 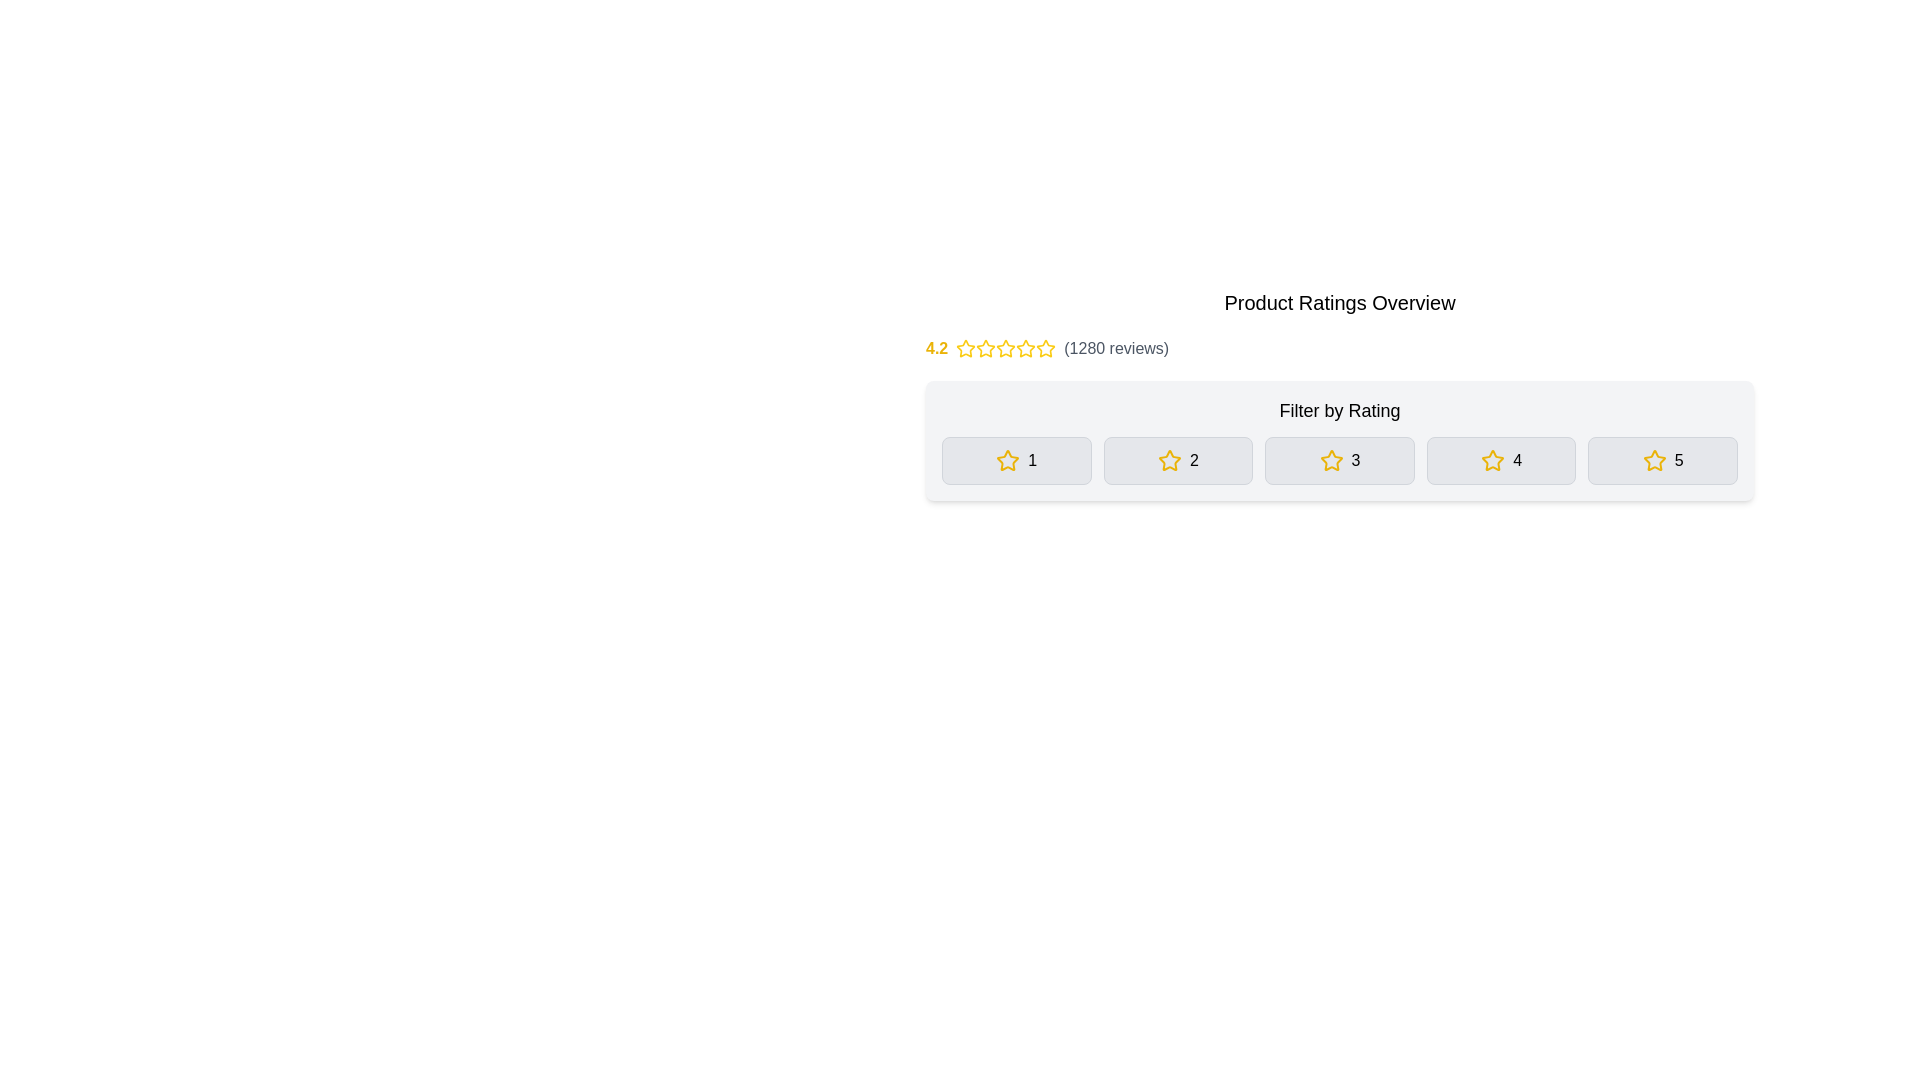 What do you see at coordinates (966, 347) in the screenshot?
I see `the first star rating icon, which visually represents the star rating in the review system, located to the right of the numerical rating value of 4.2` at bounding box center [966, 347].